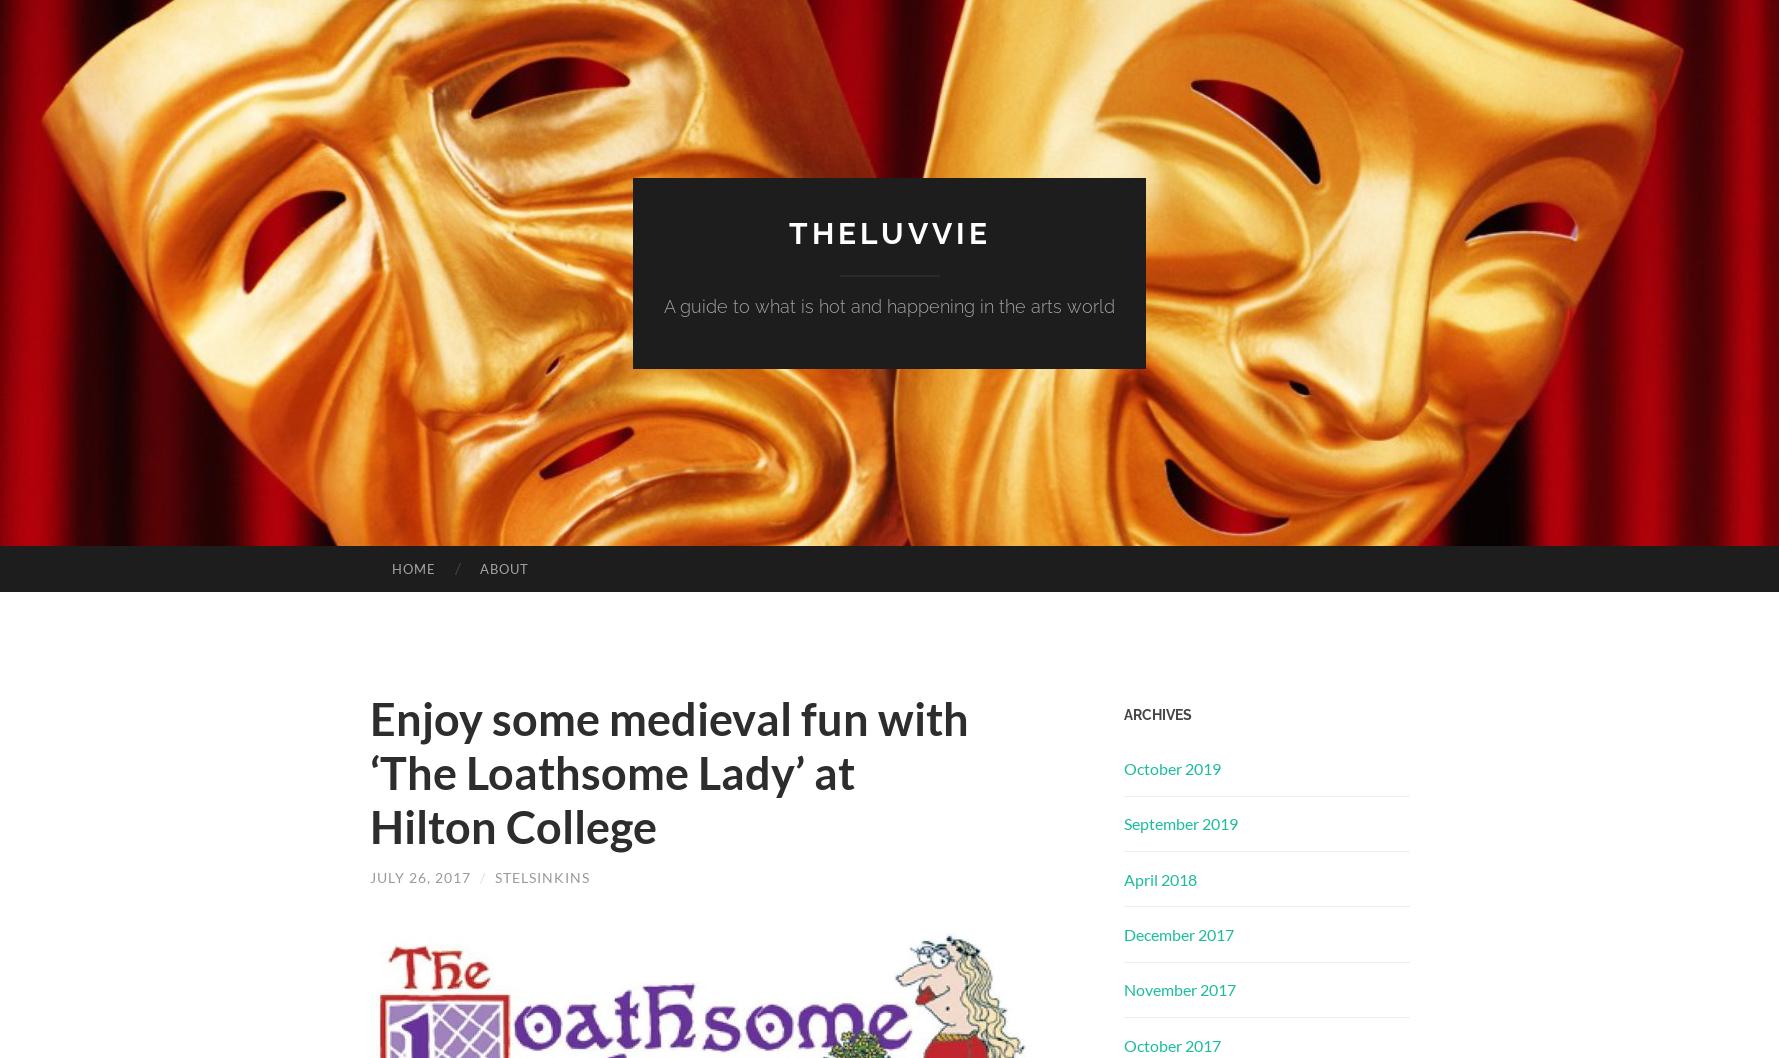 The height and width of the screenshot is (1058, 1779). I want to click on 'October 2017', so click(1123, 1043).